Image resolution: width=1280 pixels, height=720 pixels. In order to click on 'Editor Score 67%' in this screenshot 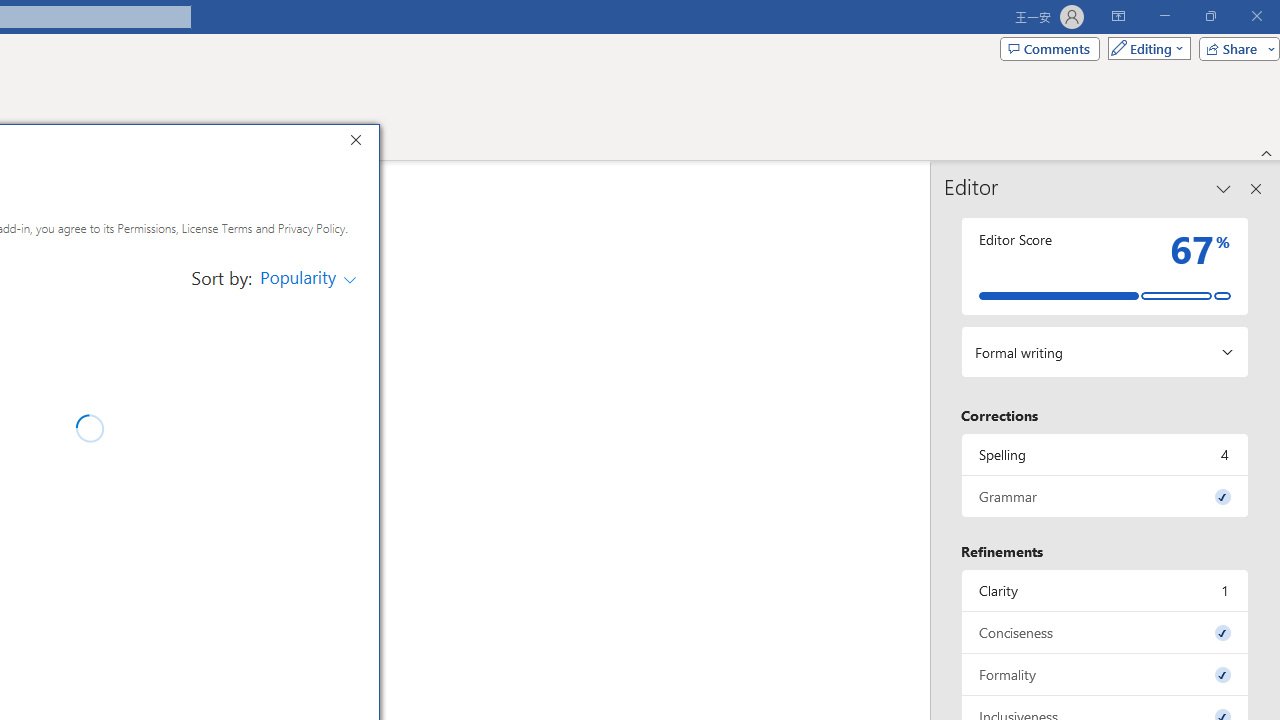, I will do `click(1104, 265)`.